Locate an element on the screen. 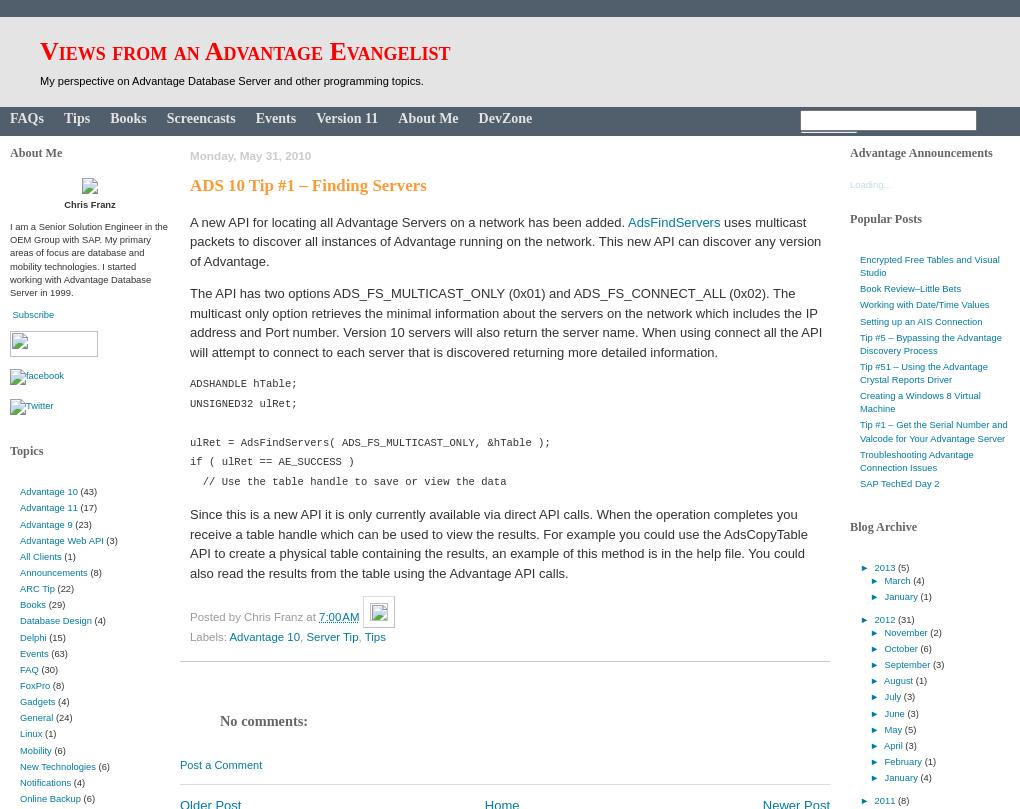 The height and width of the screenshot is (809, 1020). 'Creating a Windows 8 Virtual Machine' is located at coordinates (858, 401).